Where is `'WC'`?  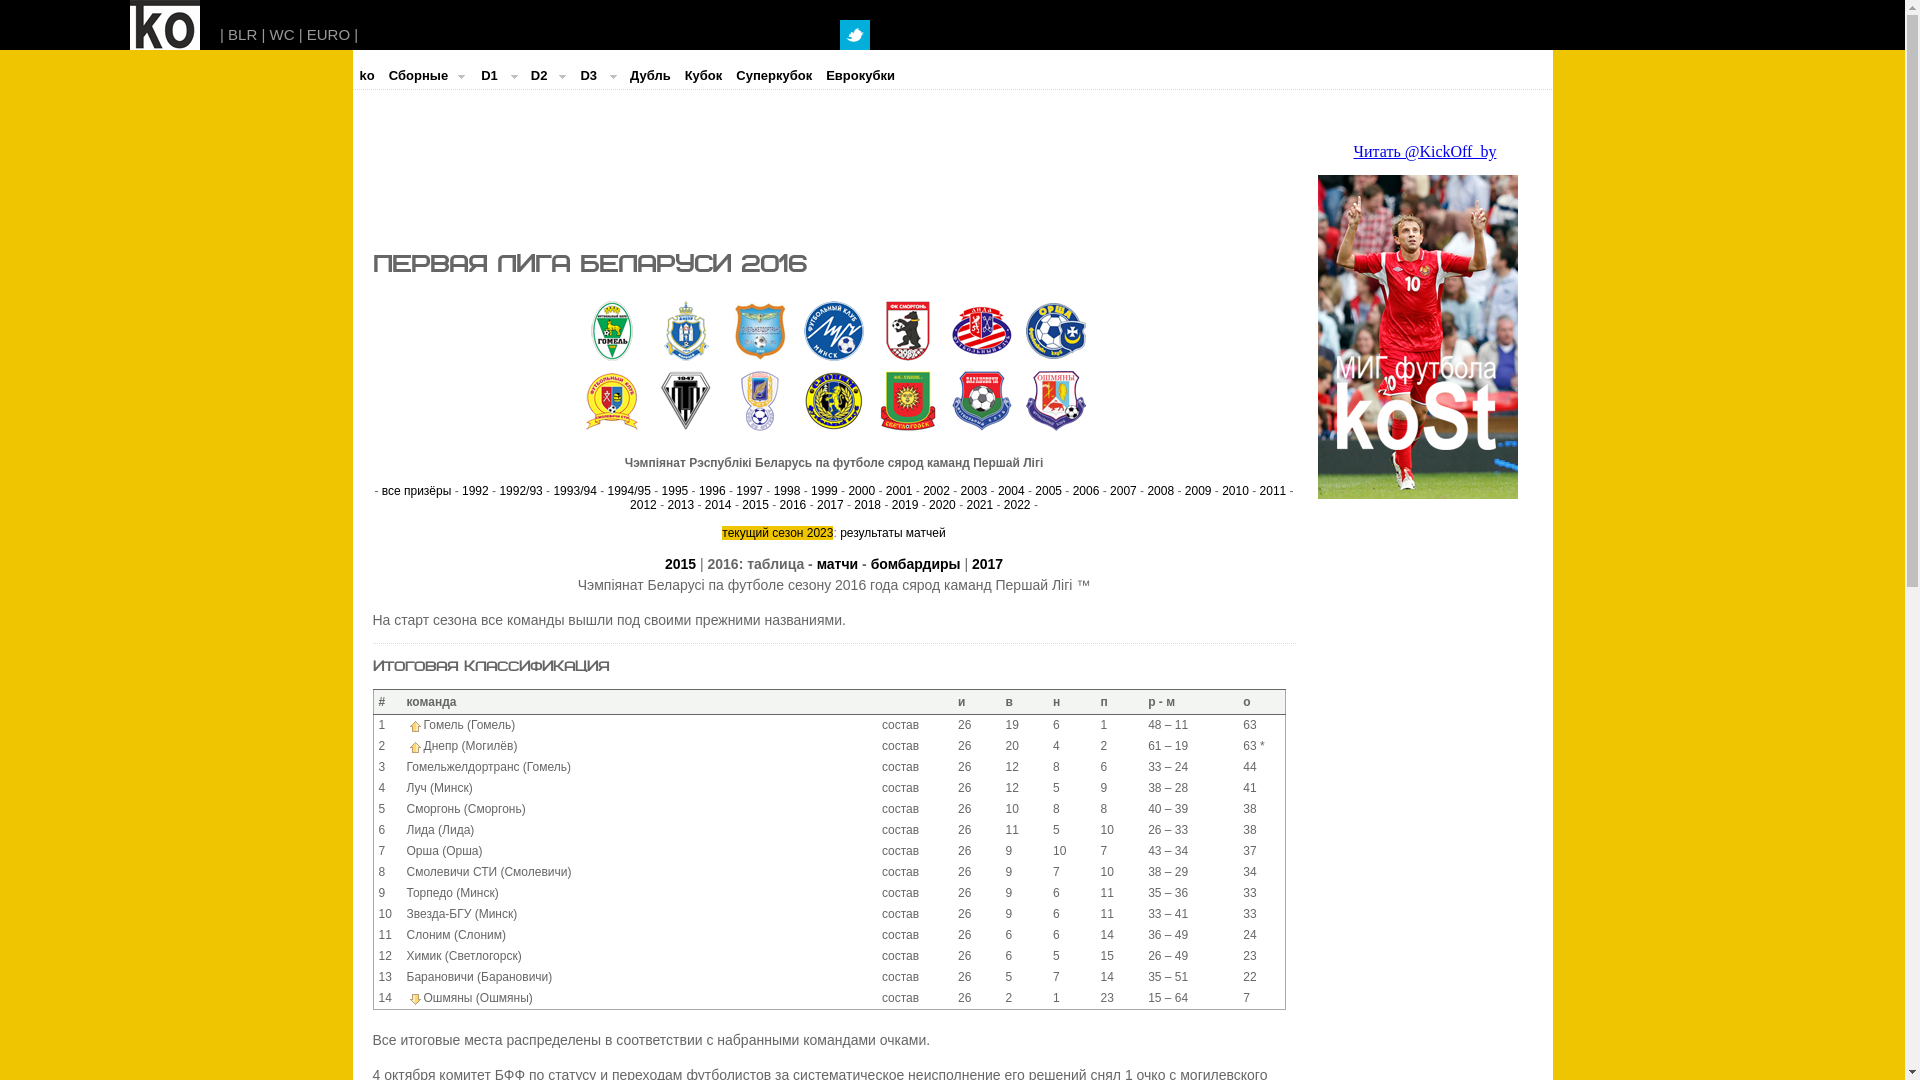
'WC' is located at coordinates (281, 34).